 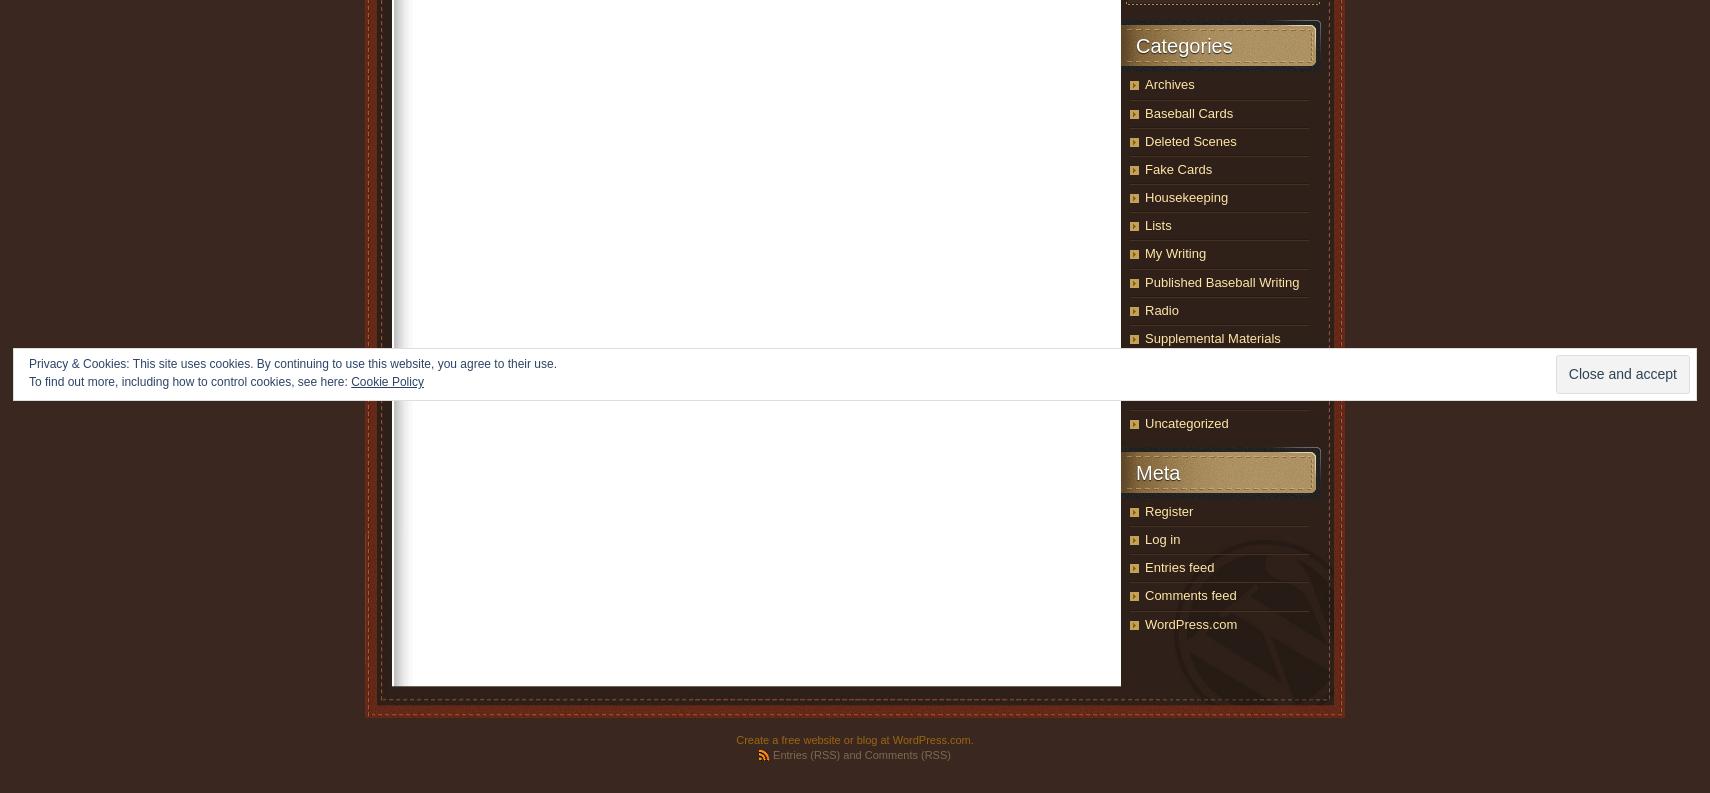 What do you see at coordinates (1144, 537) in the screenshot?
I see `'Log in'` at bounding box center [1144, 537].